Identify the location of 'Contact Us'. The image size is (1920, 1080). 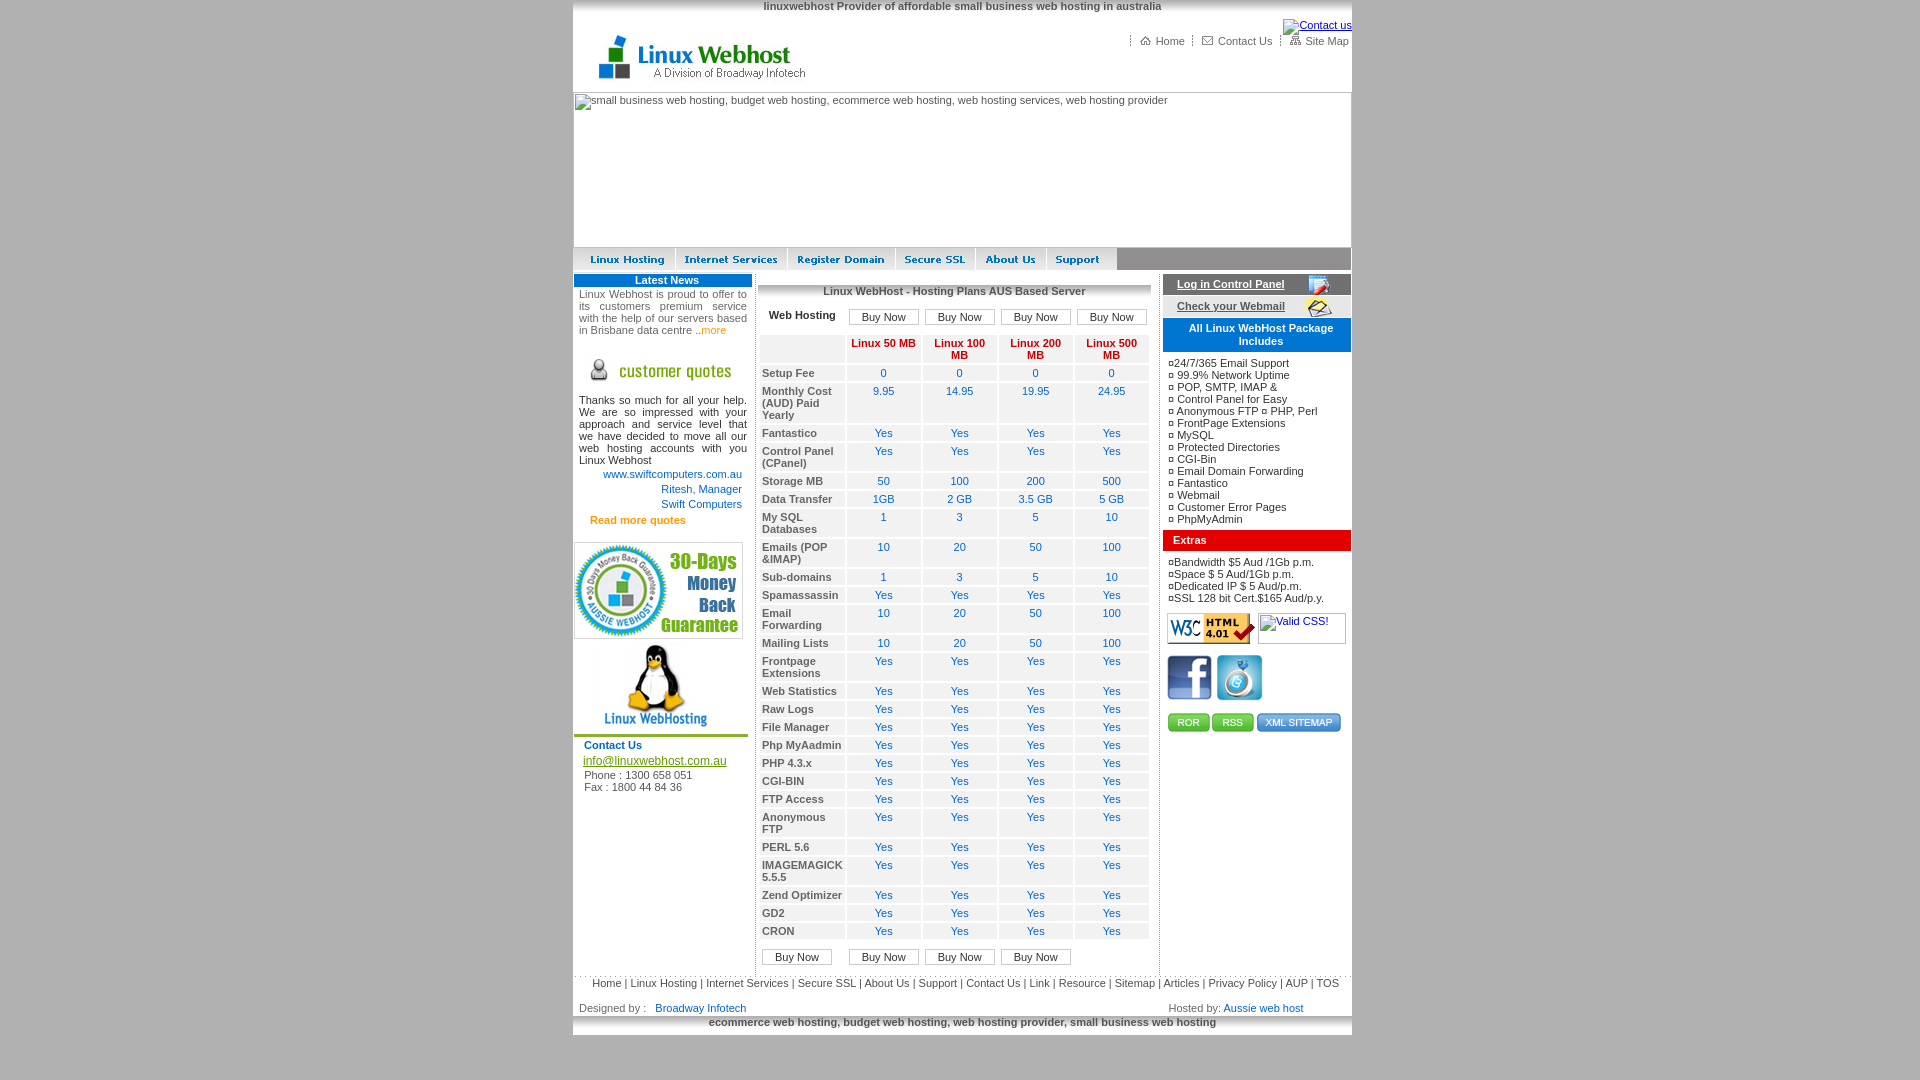
(1243, 41).